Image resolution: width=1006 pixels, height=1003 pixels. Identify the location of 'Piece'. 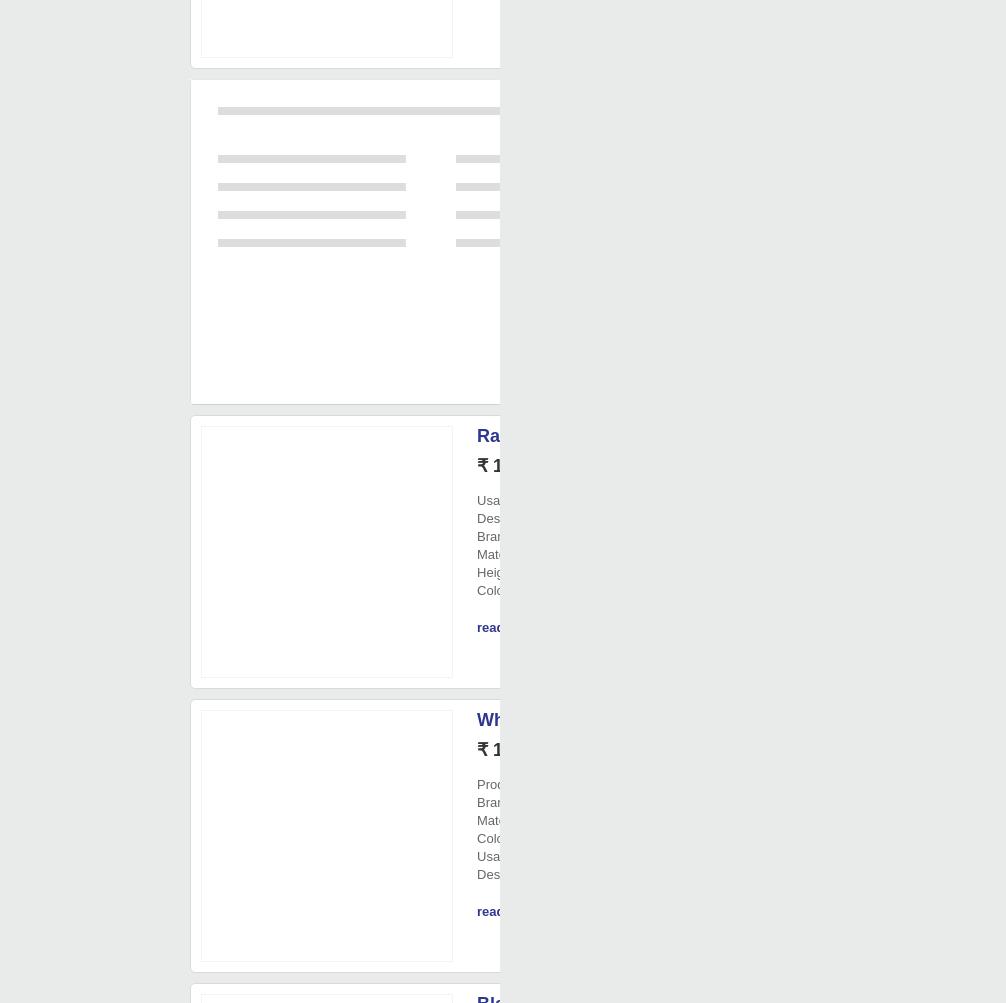
(545, 750).